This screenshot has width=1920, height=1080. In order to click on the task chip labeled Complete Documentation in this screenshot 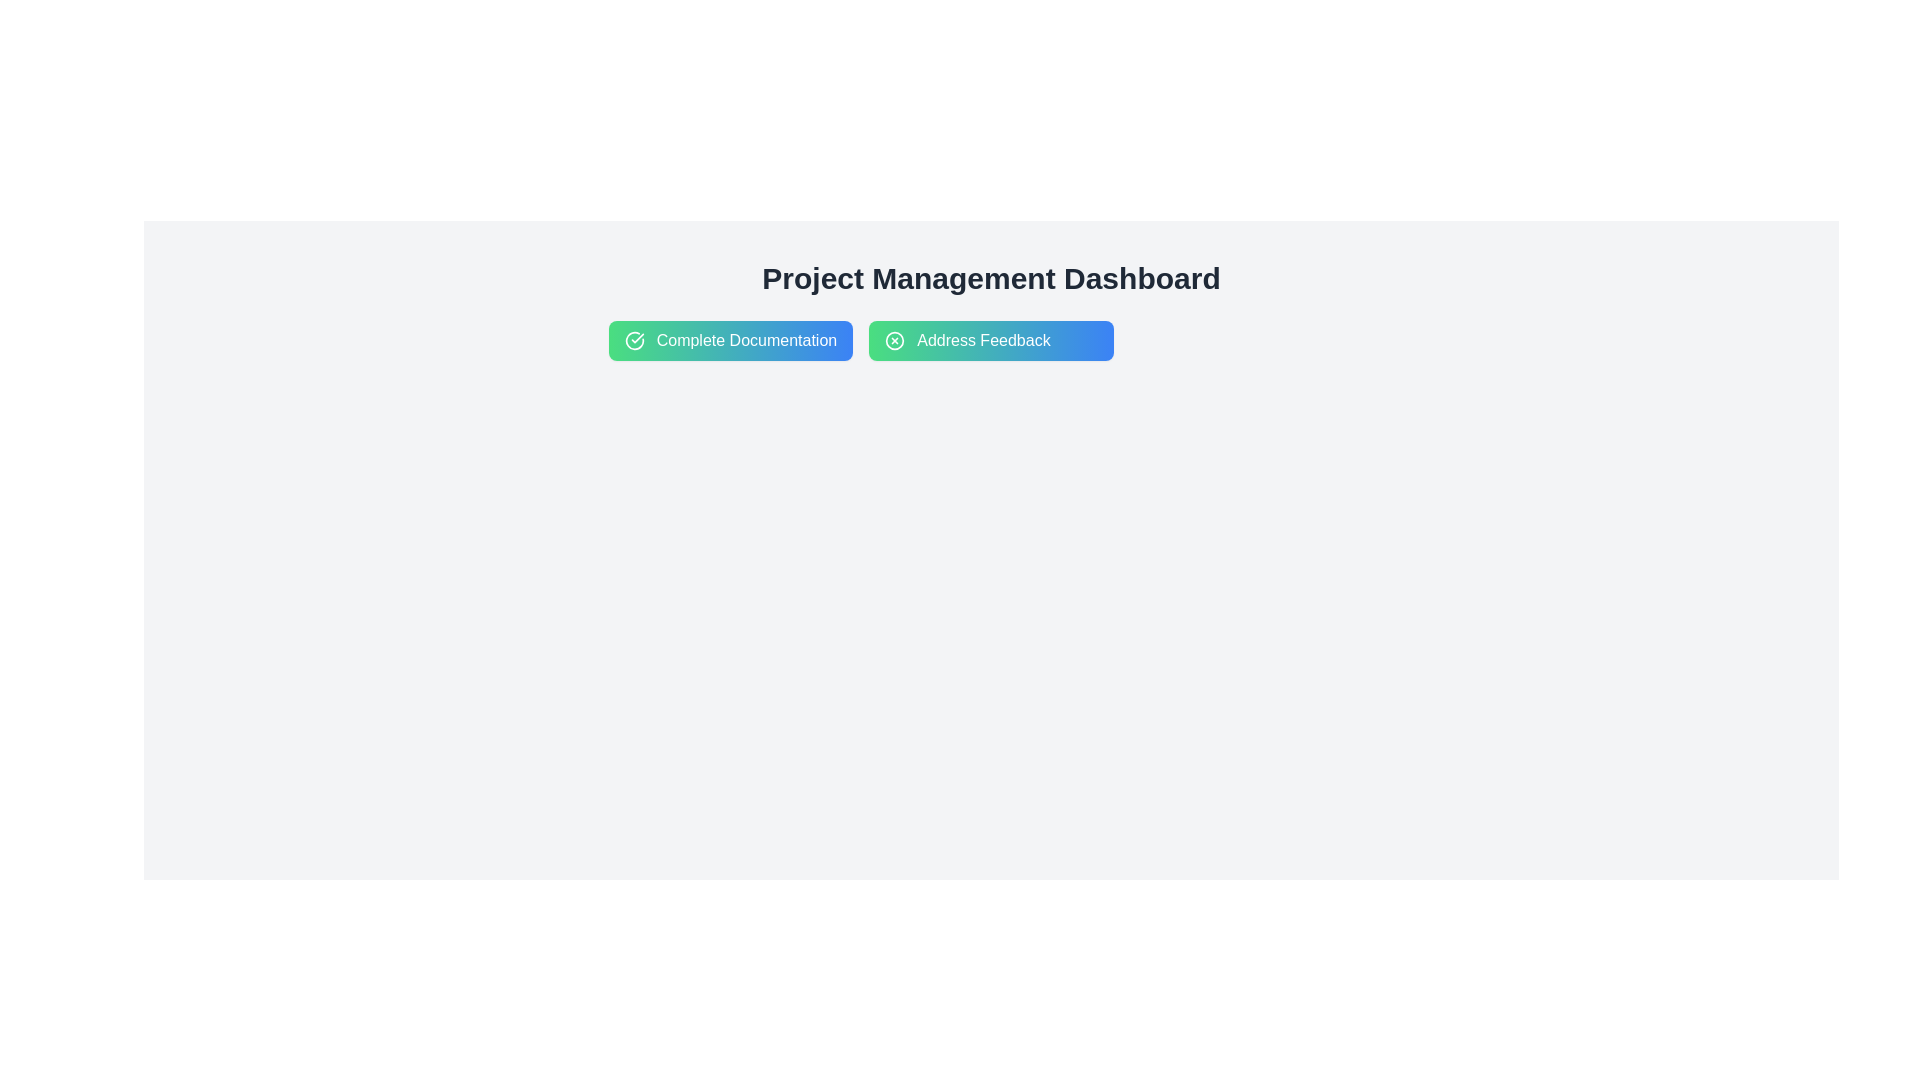, I will do `click(729, 339)`.